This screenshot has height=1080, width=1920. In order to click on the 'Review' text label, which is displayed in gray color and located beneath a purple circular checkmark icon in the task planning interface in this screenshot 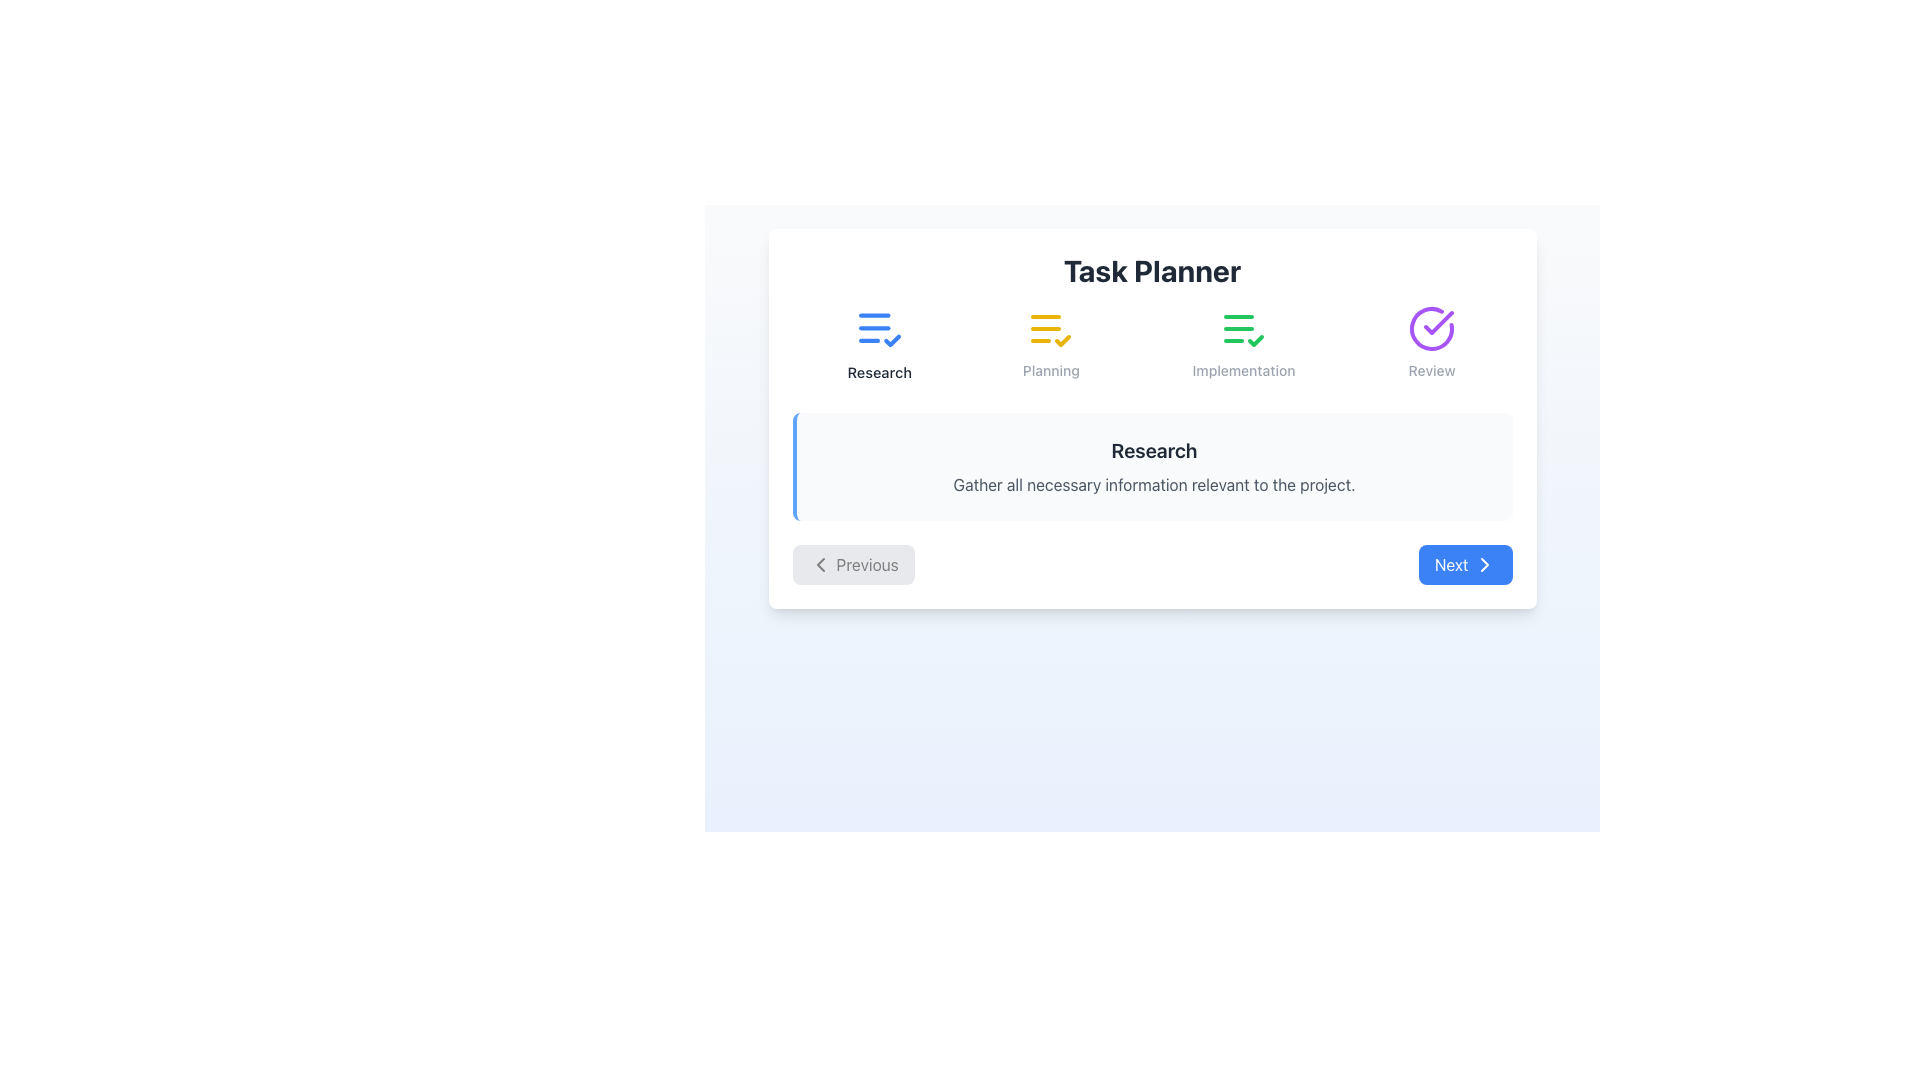, I will do `click(1431, 370)`.